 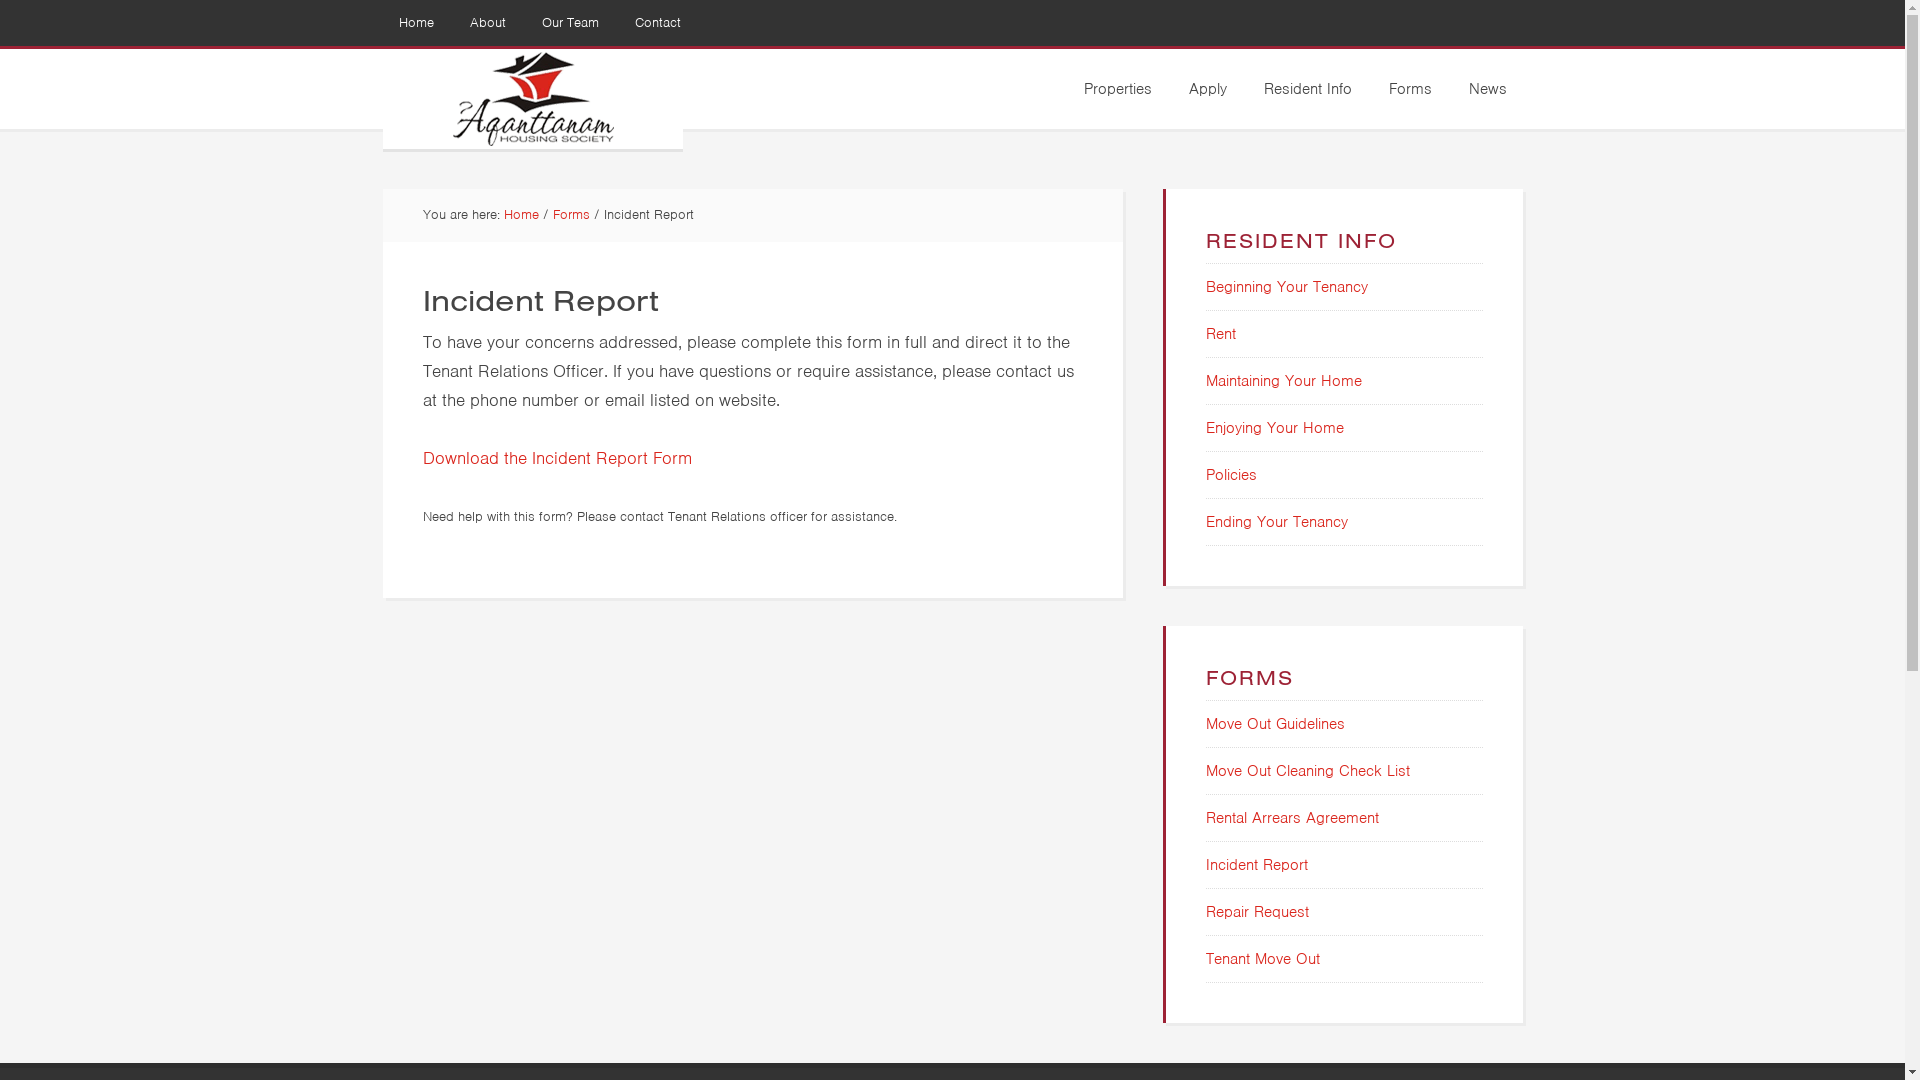 What do you see at coordinates (1204, 724) in the screenshot?
I see `'Move Out Guidelines'` at bounding box center [1204, 724].